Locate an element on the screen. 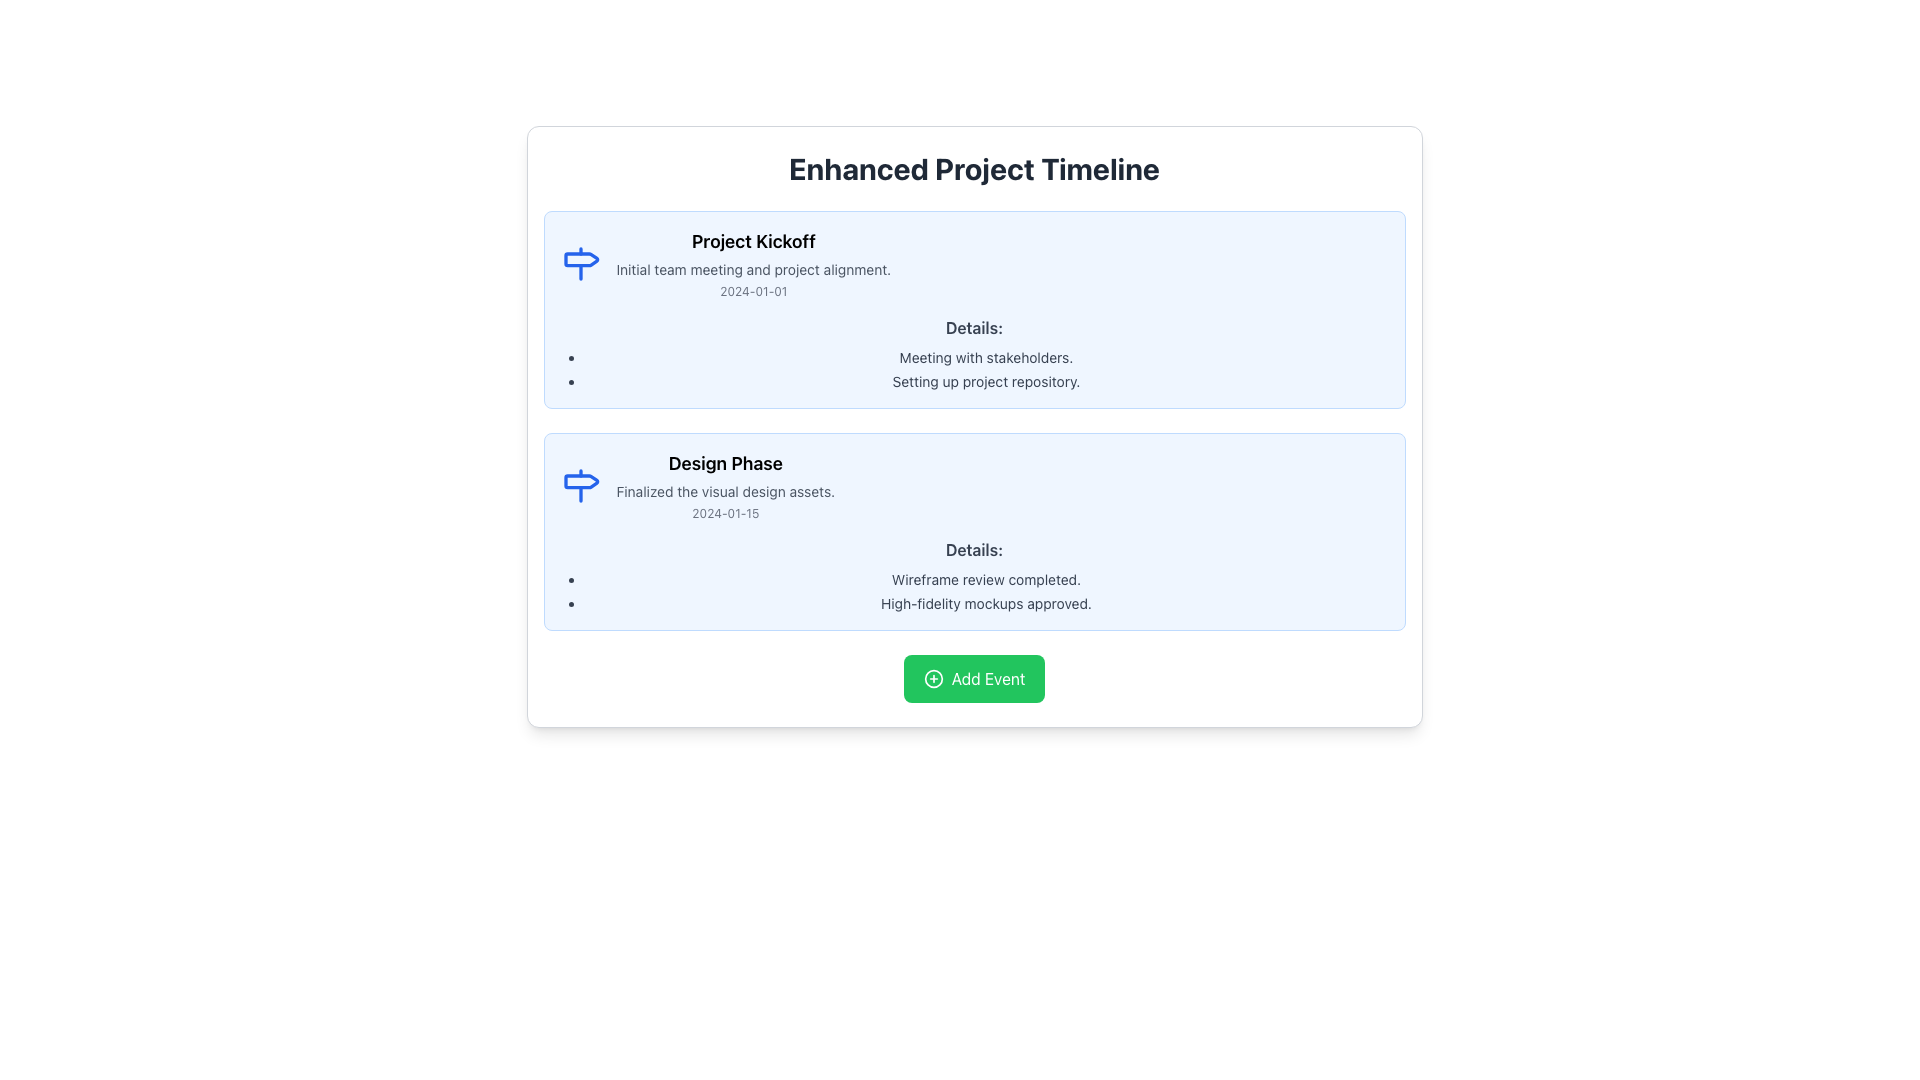 This screenshot has height=1080, width=1920. the Header Text Label, which serves as the title for the section card located centrally at the top of the section is located at coordinates (724, 463).